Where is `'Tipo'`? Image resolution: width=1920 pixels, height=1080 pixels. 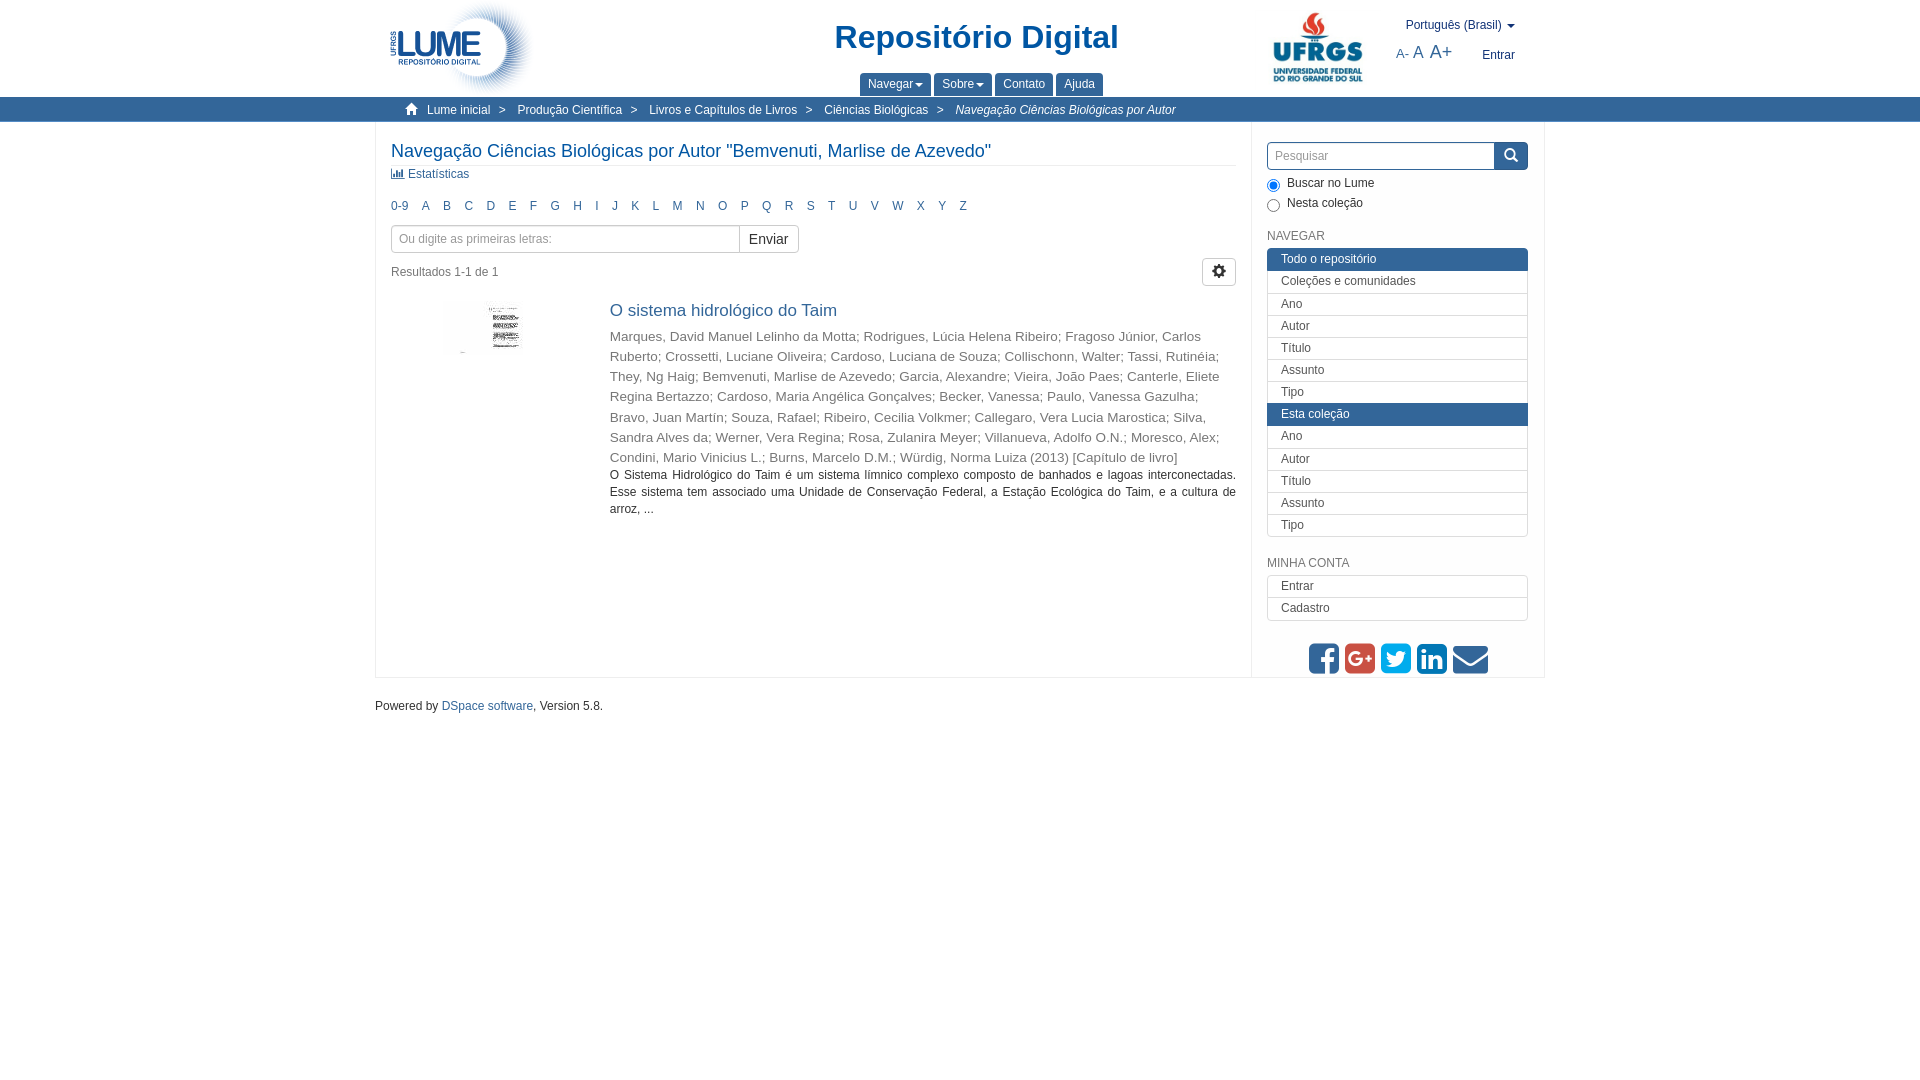 'Tipo' is located at coordinates (1266, 524).